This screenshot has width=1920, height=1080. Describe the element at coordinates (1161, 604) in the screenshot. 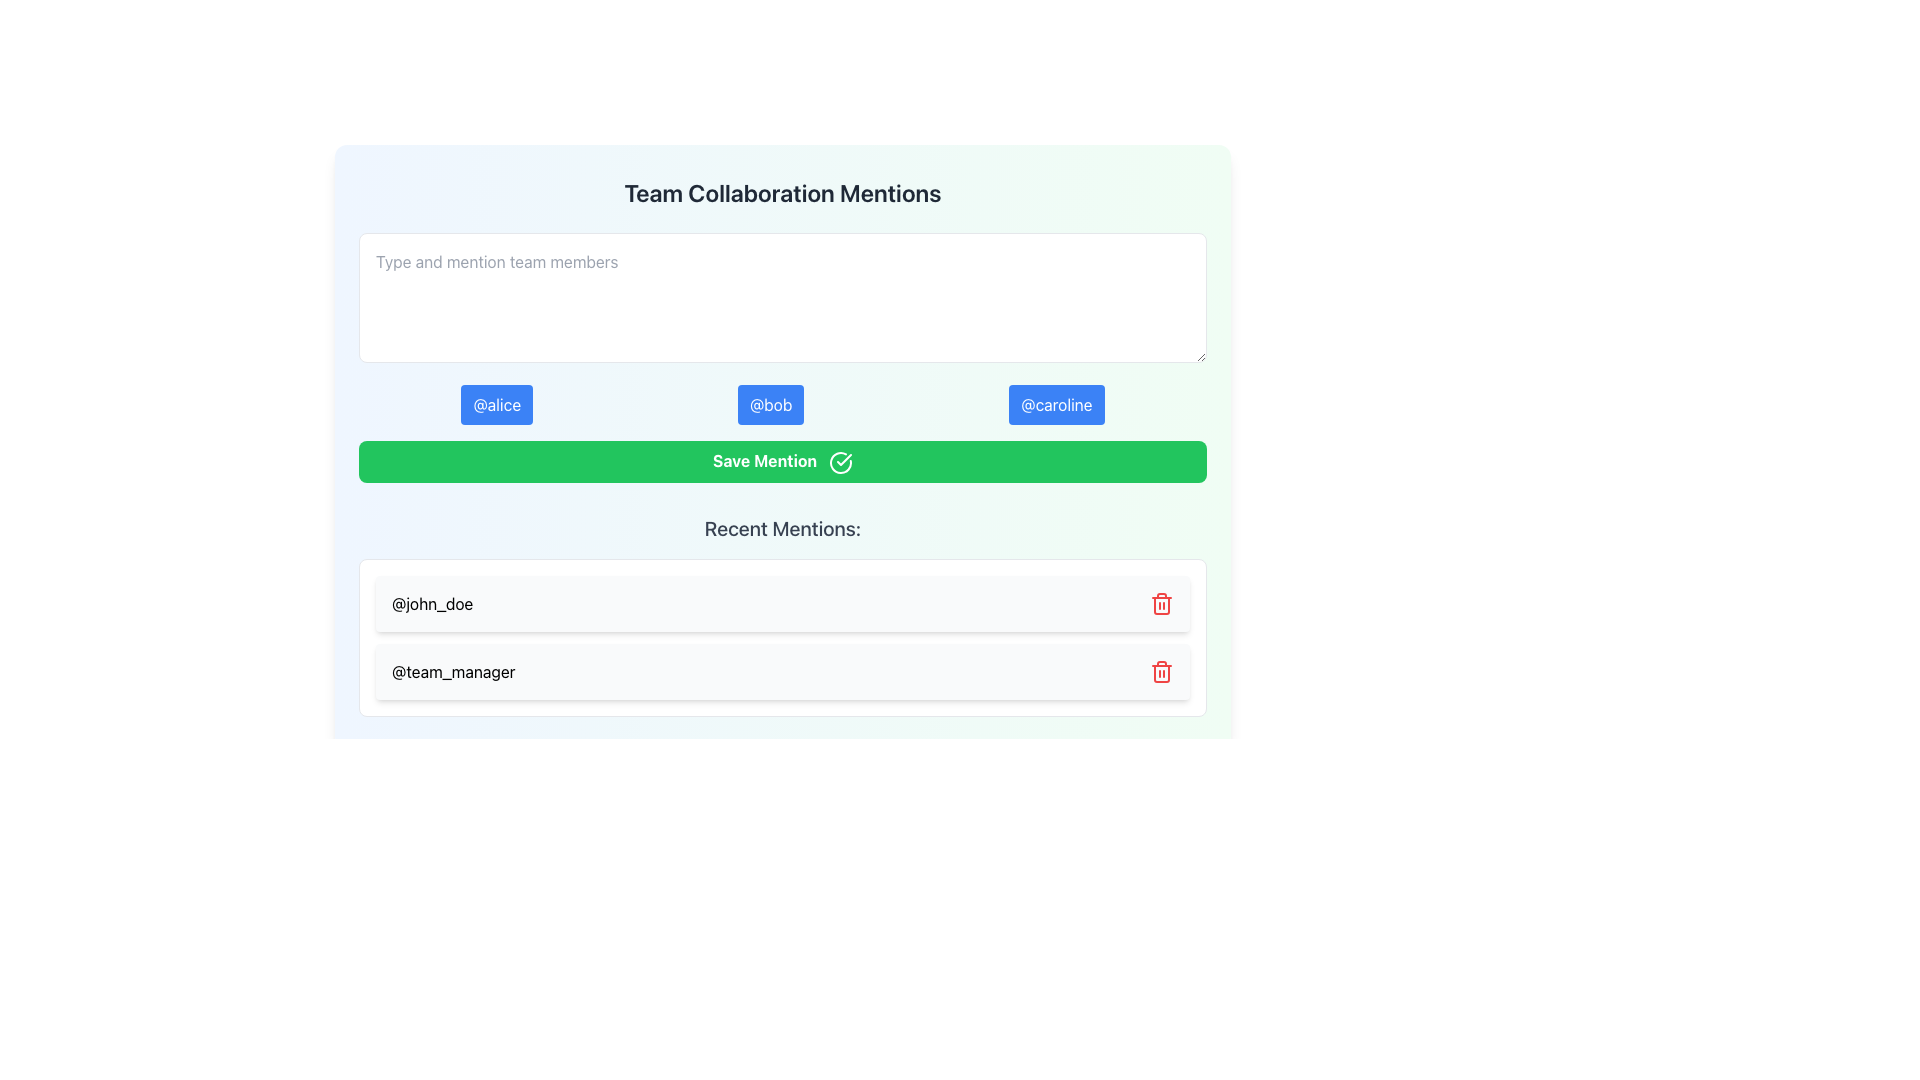

I see `the trash bin body of the trash icon located at the right end of the 'Recent Mentions' list` at that location.